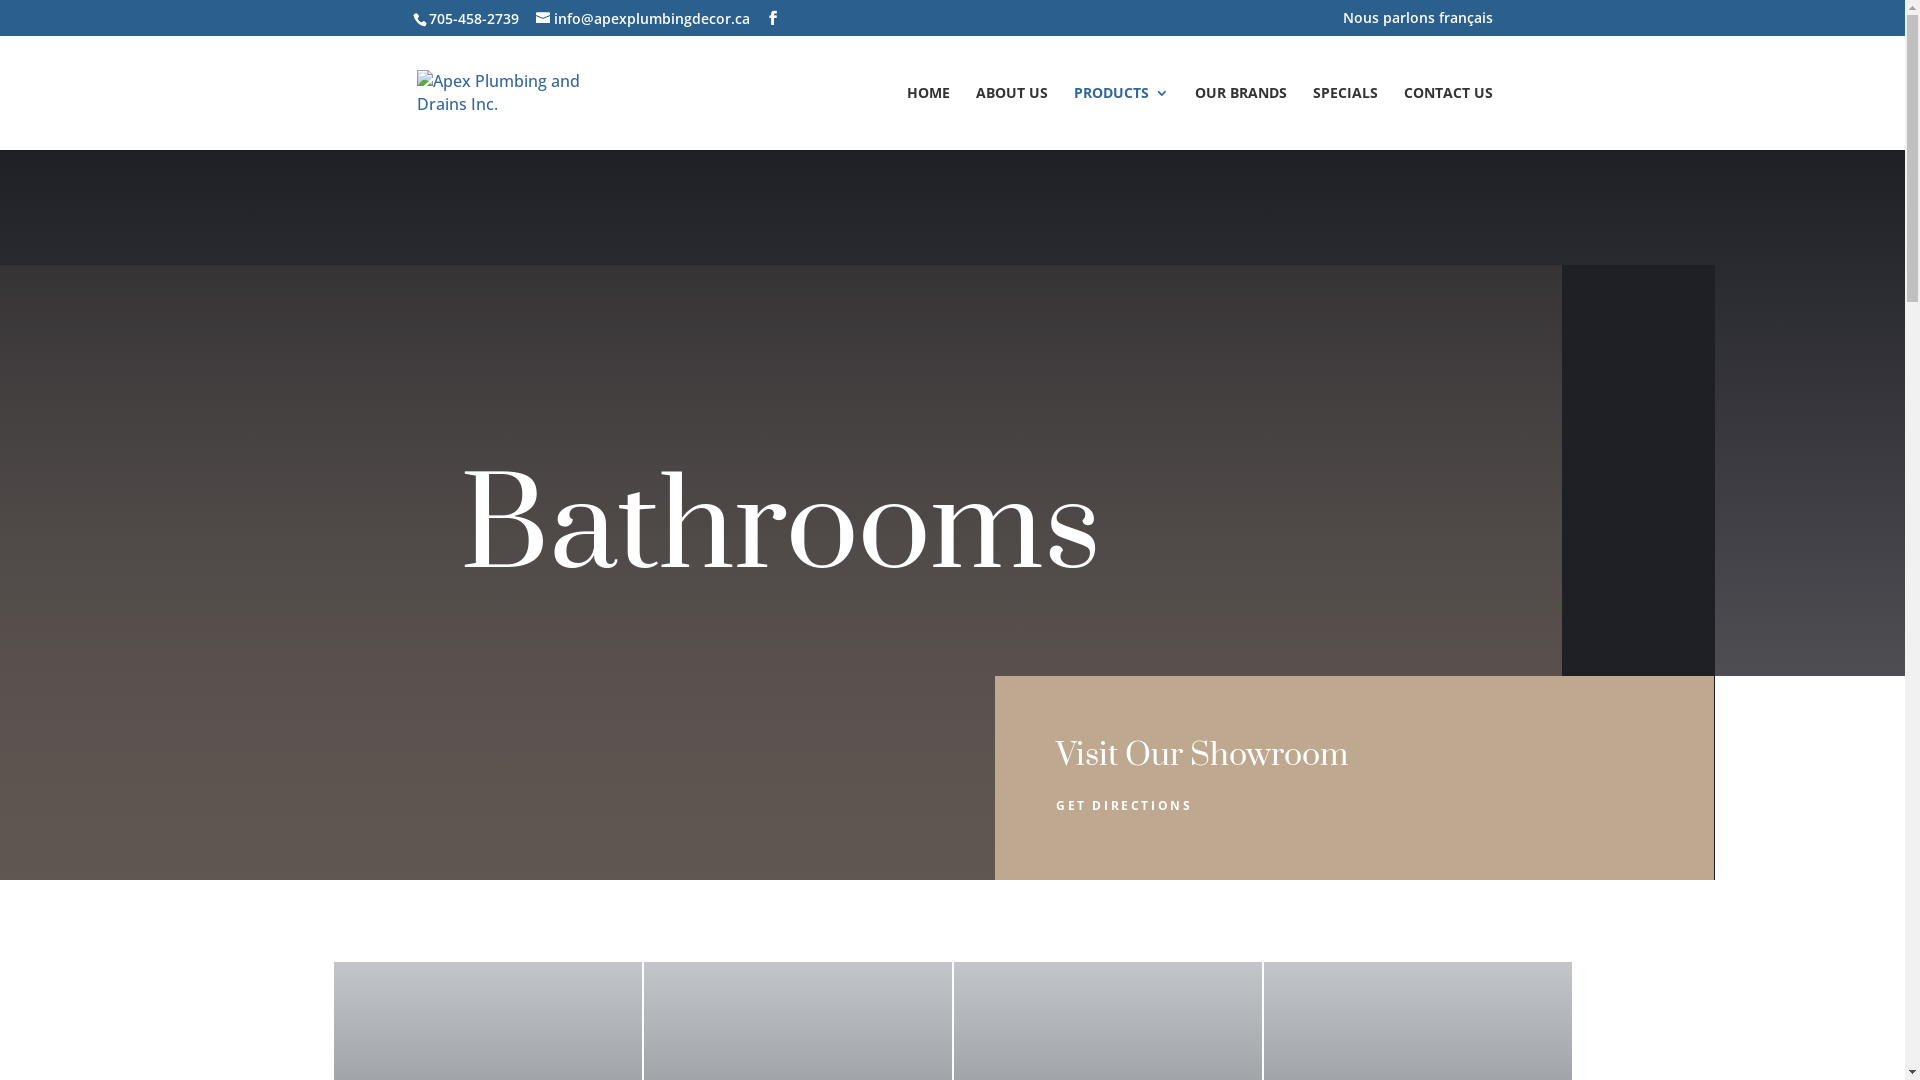 The width and height of the screenshot is (1920, 1080). Describe the element at coordinates (1012, 118) in the screenshot. I see `'ABOUT US'` at that location.